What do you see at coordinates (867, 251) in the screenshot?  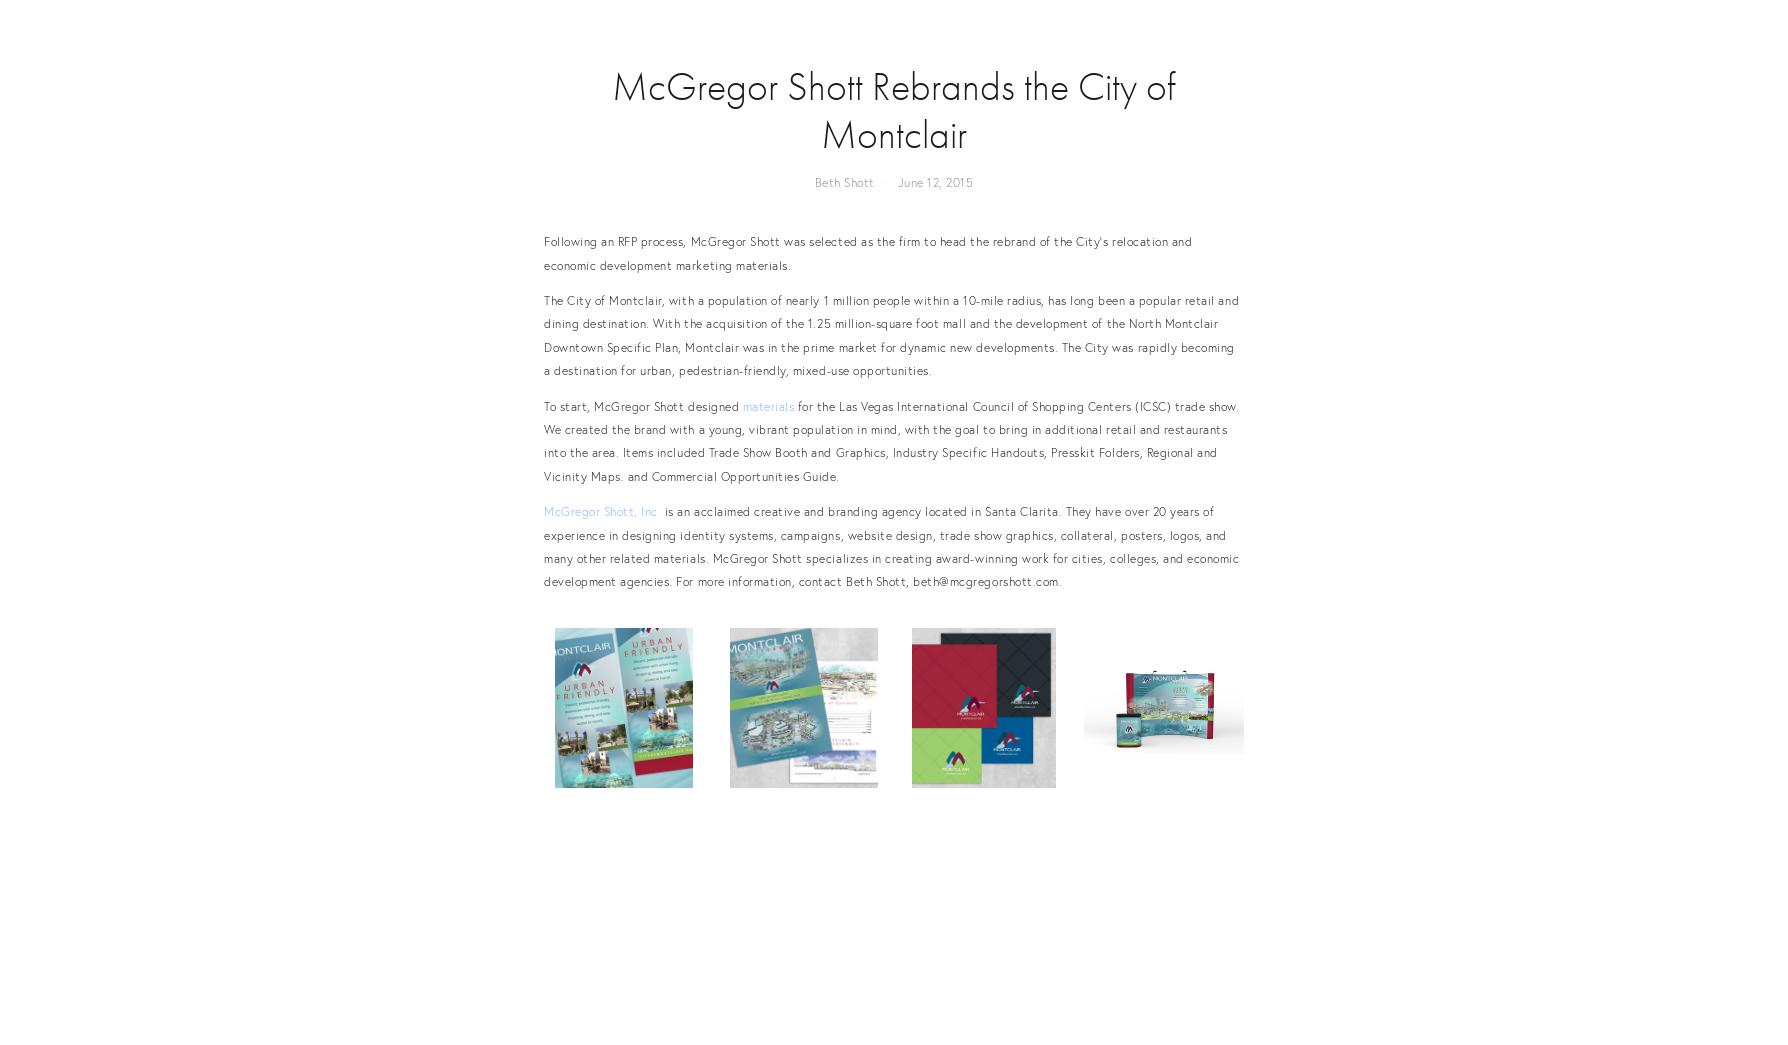 I see `'Following an RFP process, McGregor Shott was selected as the firm to head the rebrand of the City's relocation and economic development marketing materials.'` at bounding box center [867, 251].